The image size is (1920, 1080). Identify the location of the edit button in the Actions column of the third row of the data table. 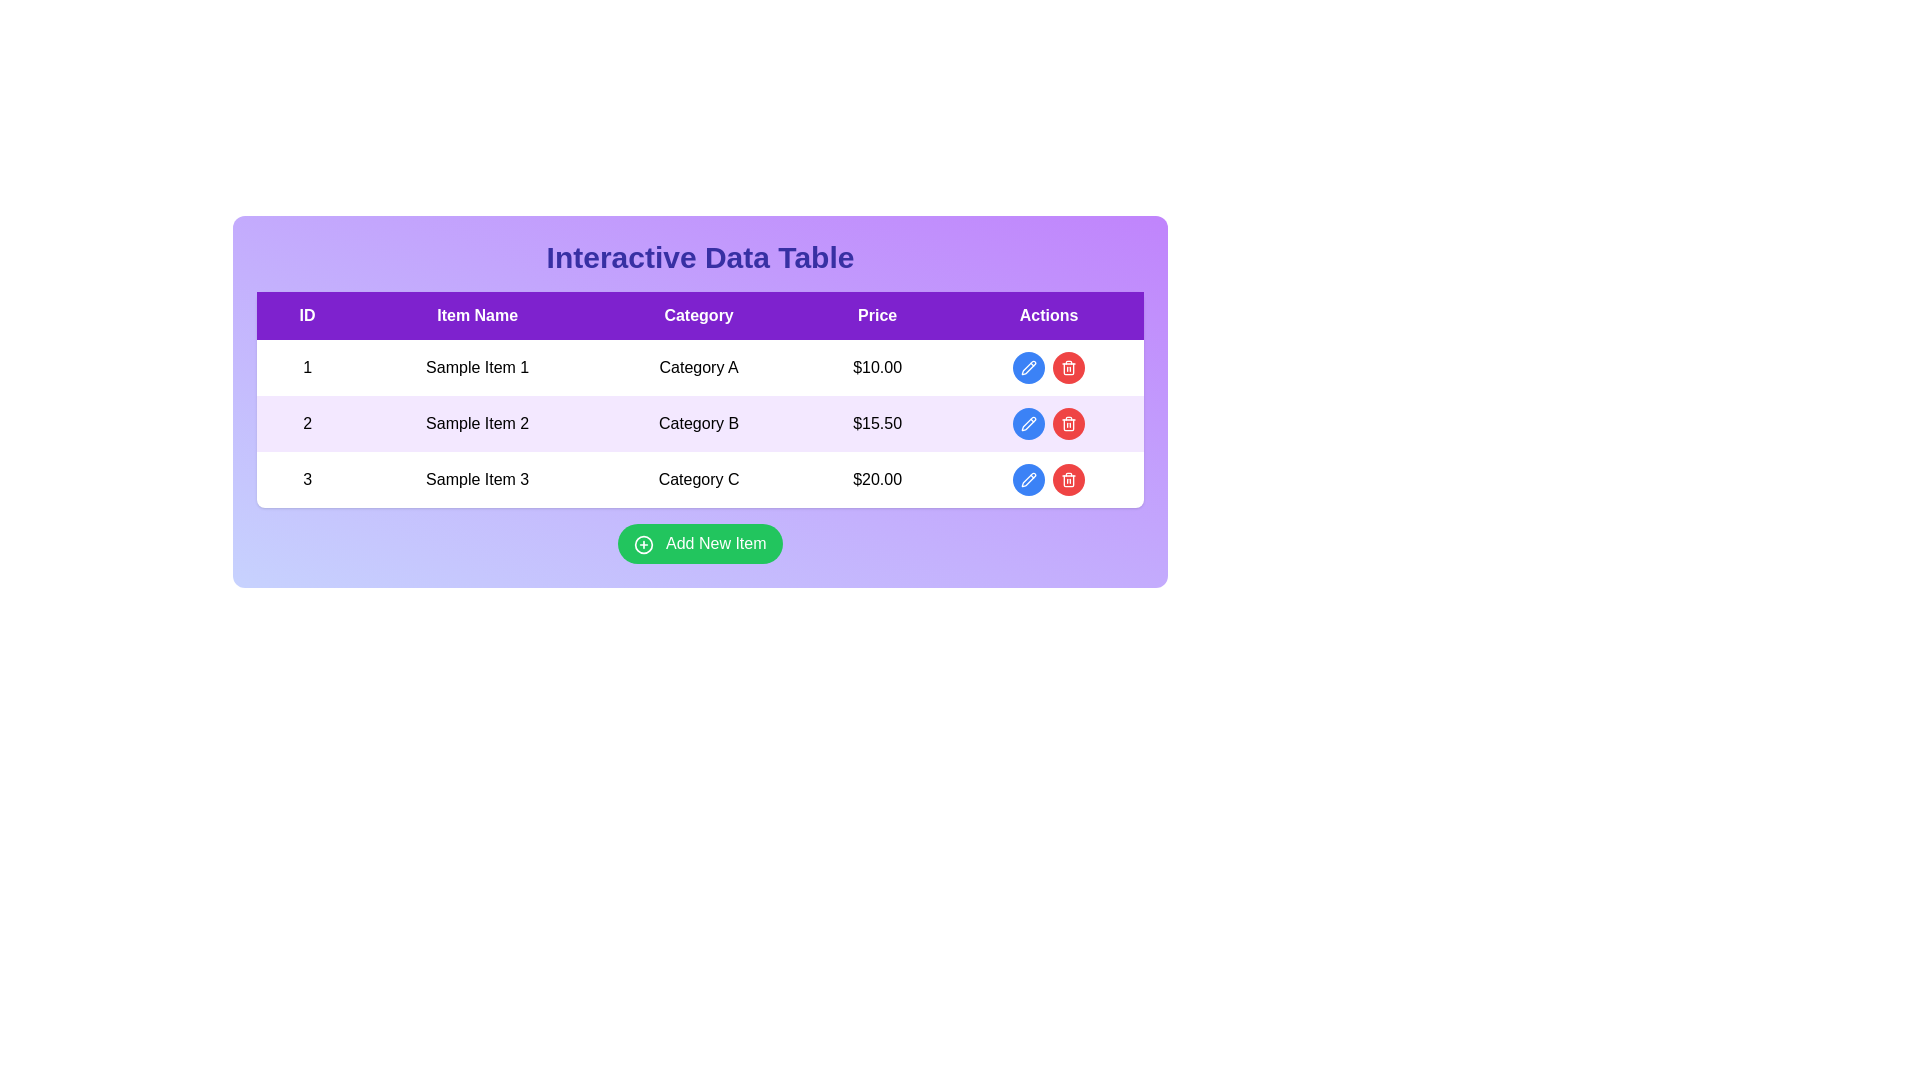
(1029, 479).